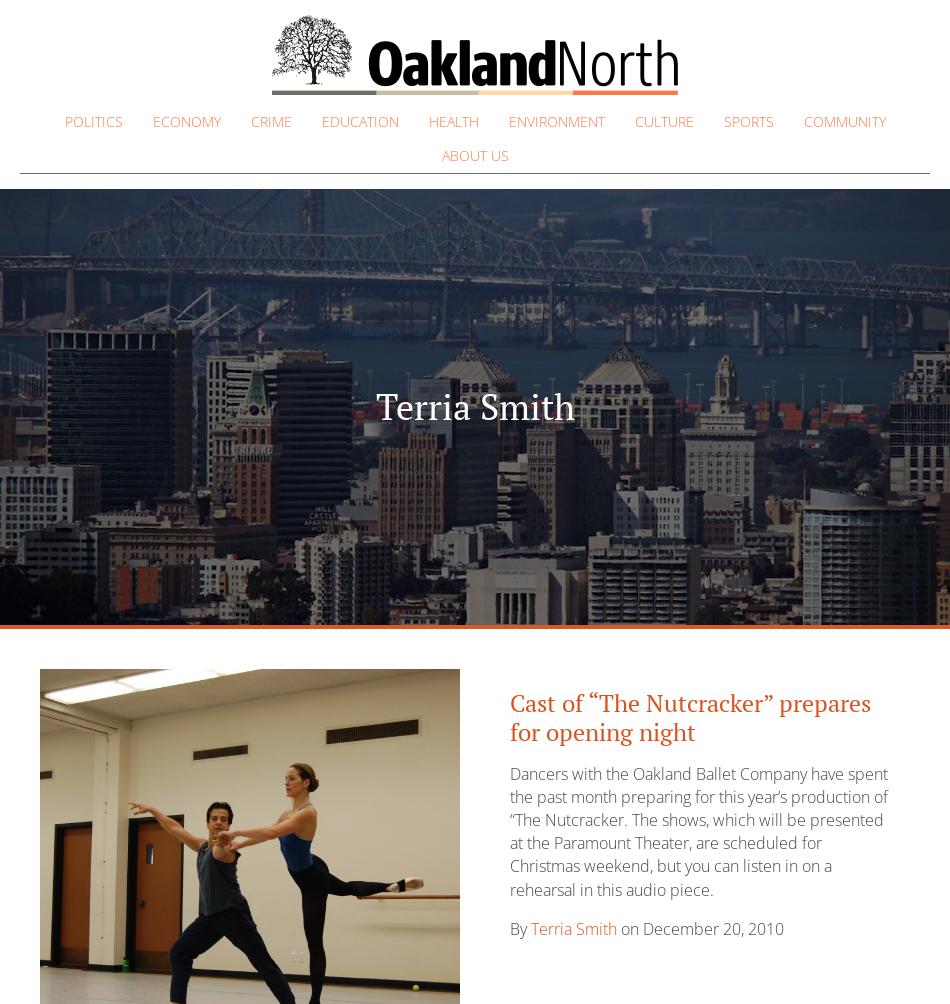  Describe the element at coordinates (509, 926) in the screenshot. I see `'By'` at that location.